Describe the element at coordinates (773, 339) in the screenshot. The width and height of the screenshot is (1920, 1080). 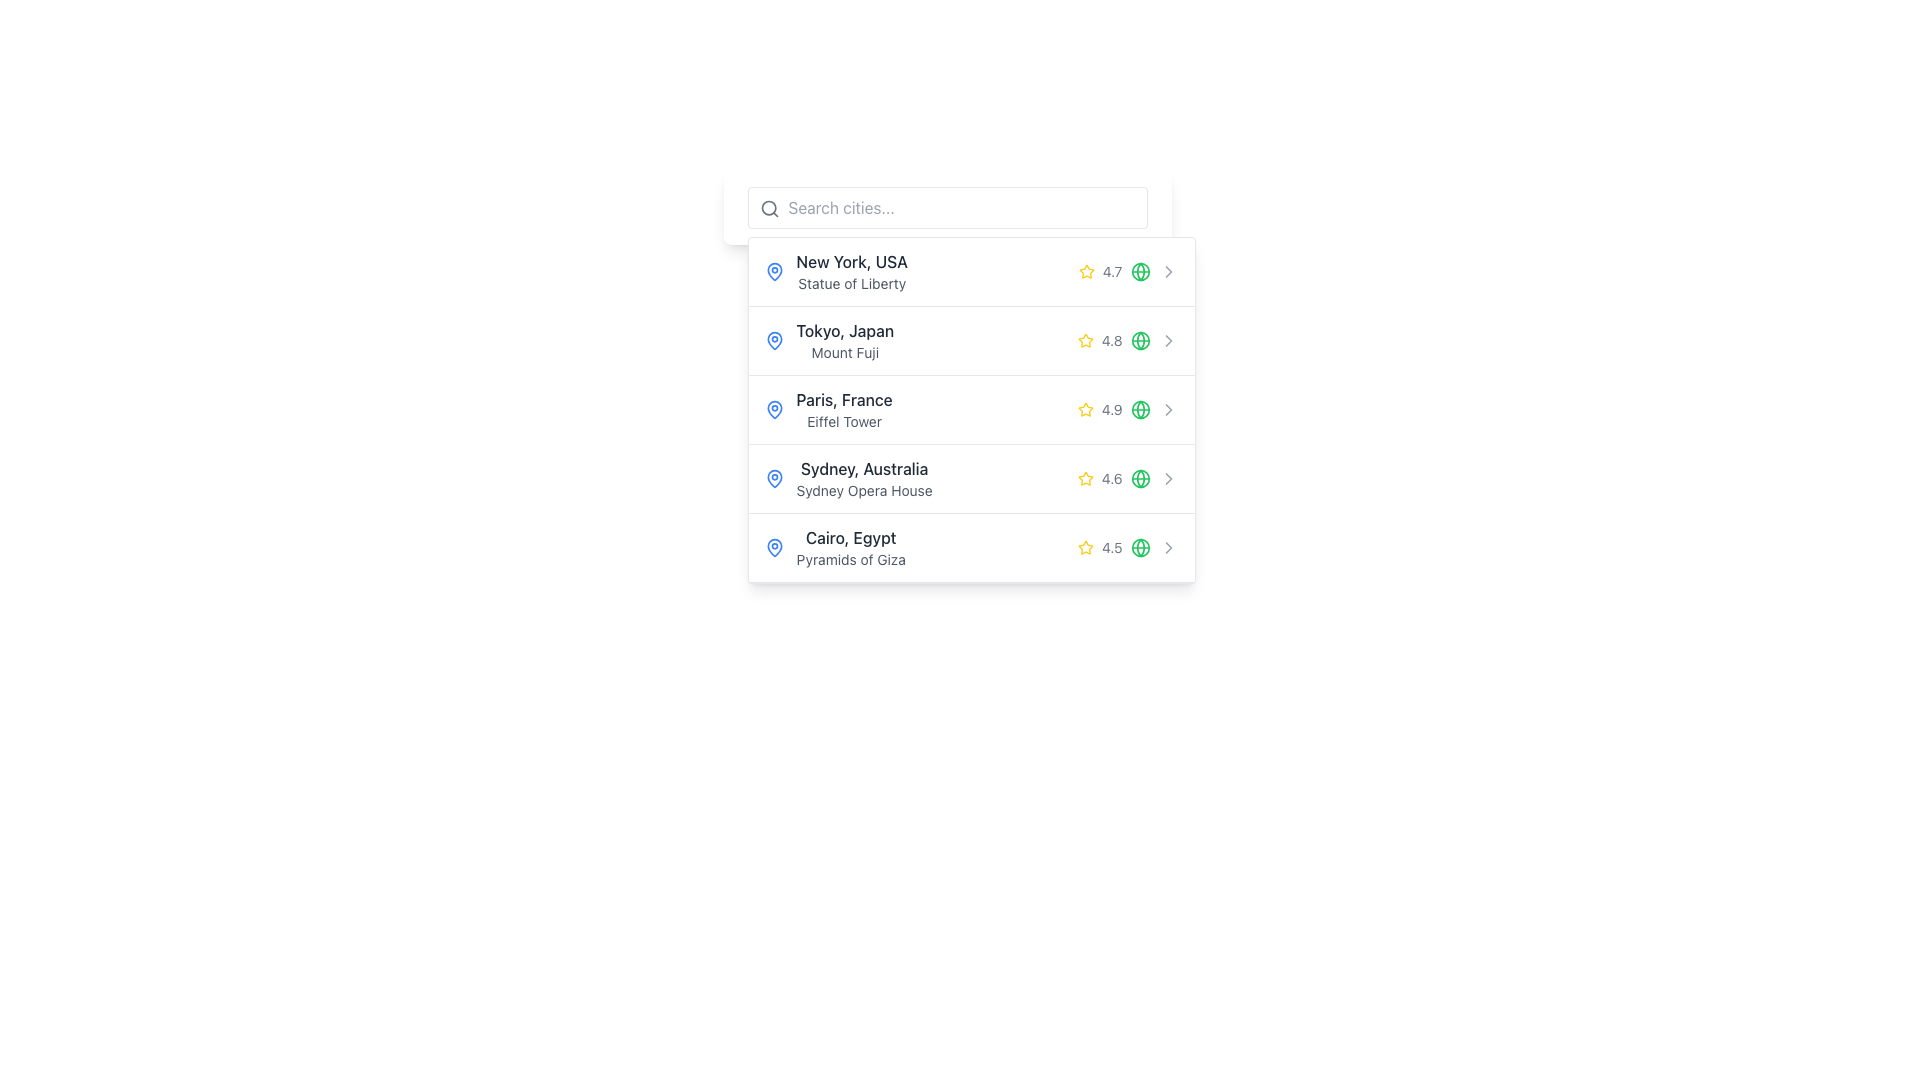
I see `the blue map pin icon located to the left of the text 'Tokyo, Japan' and 'Mount Fuji'` at that location.